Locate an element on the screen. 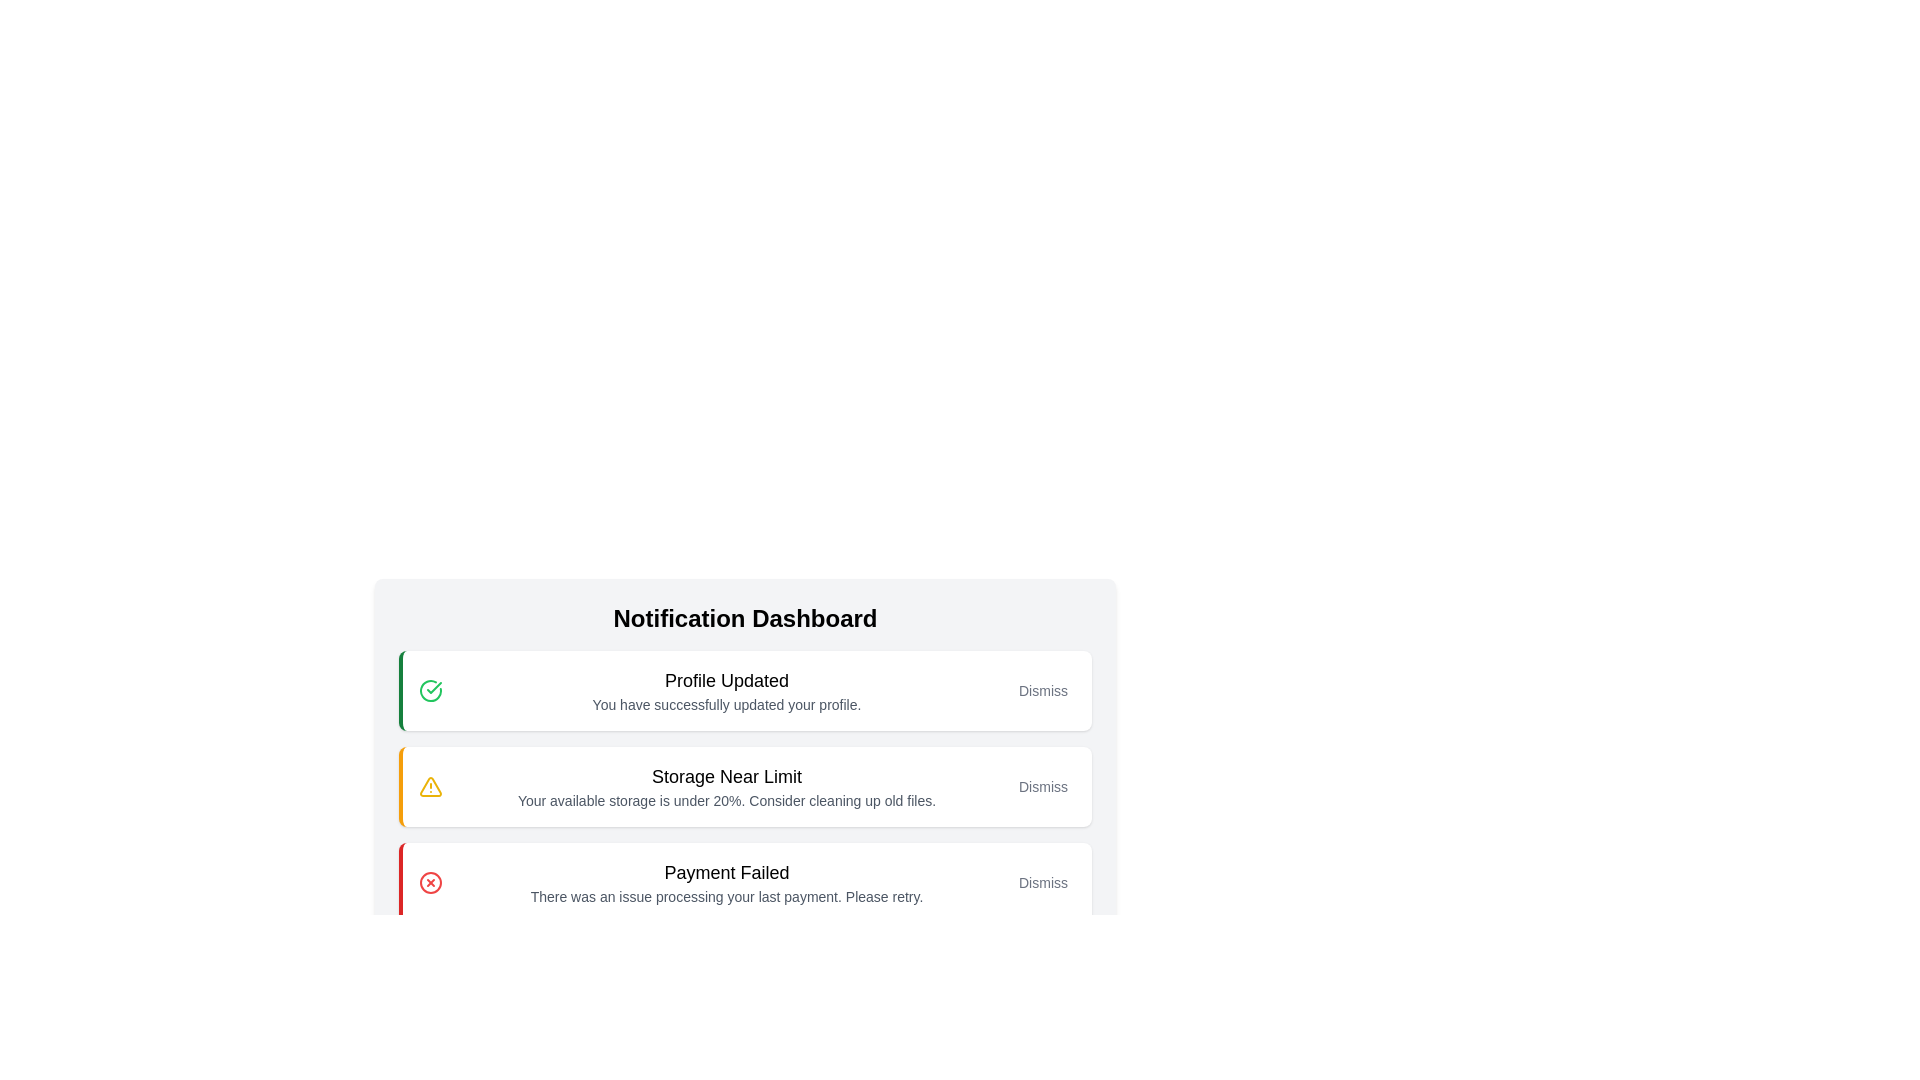 This screenshot has height=1080, width=1920. text heading 'Storage Near Limit' located at the top of the second notification box, which is positioned between 'Profile Updated' and 'Payment Failed' is located at coordinates (725, 775).